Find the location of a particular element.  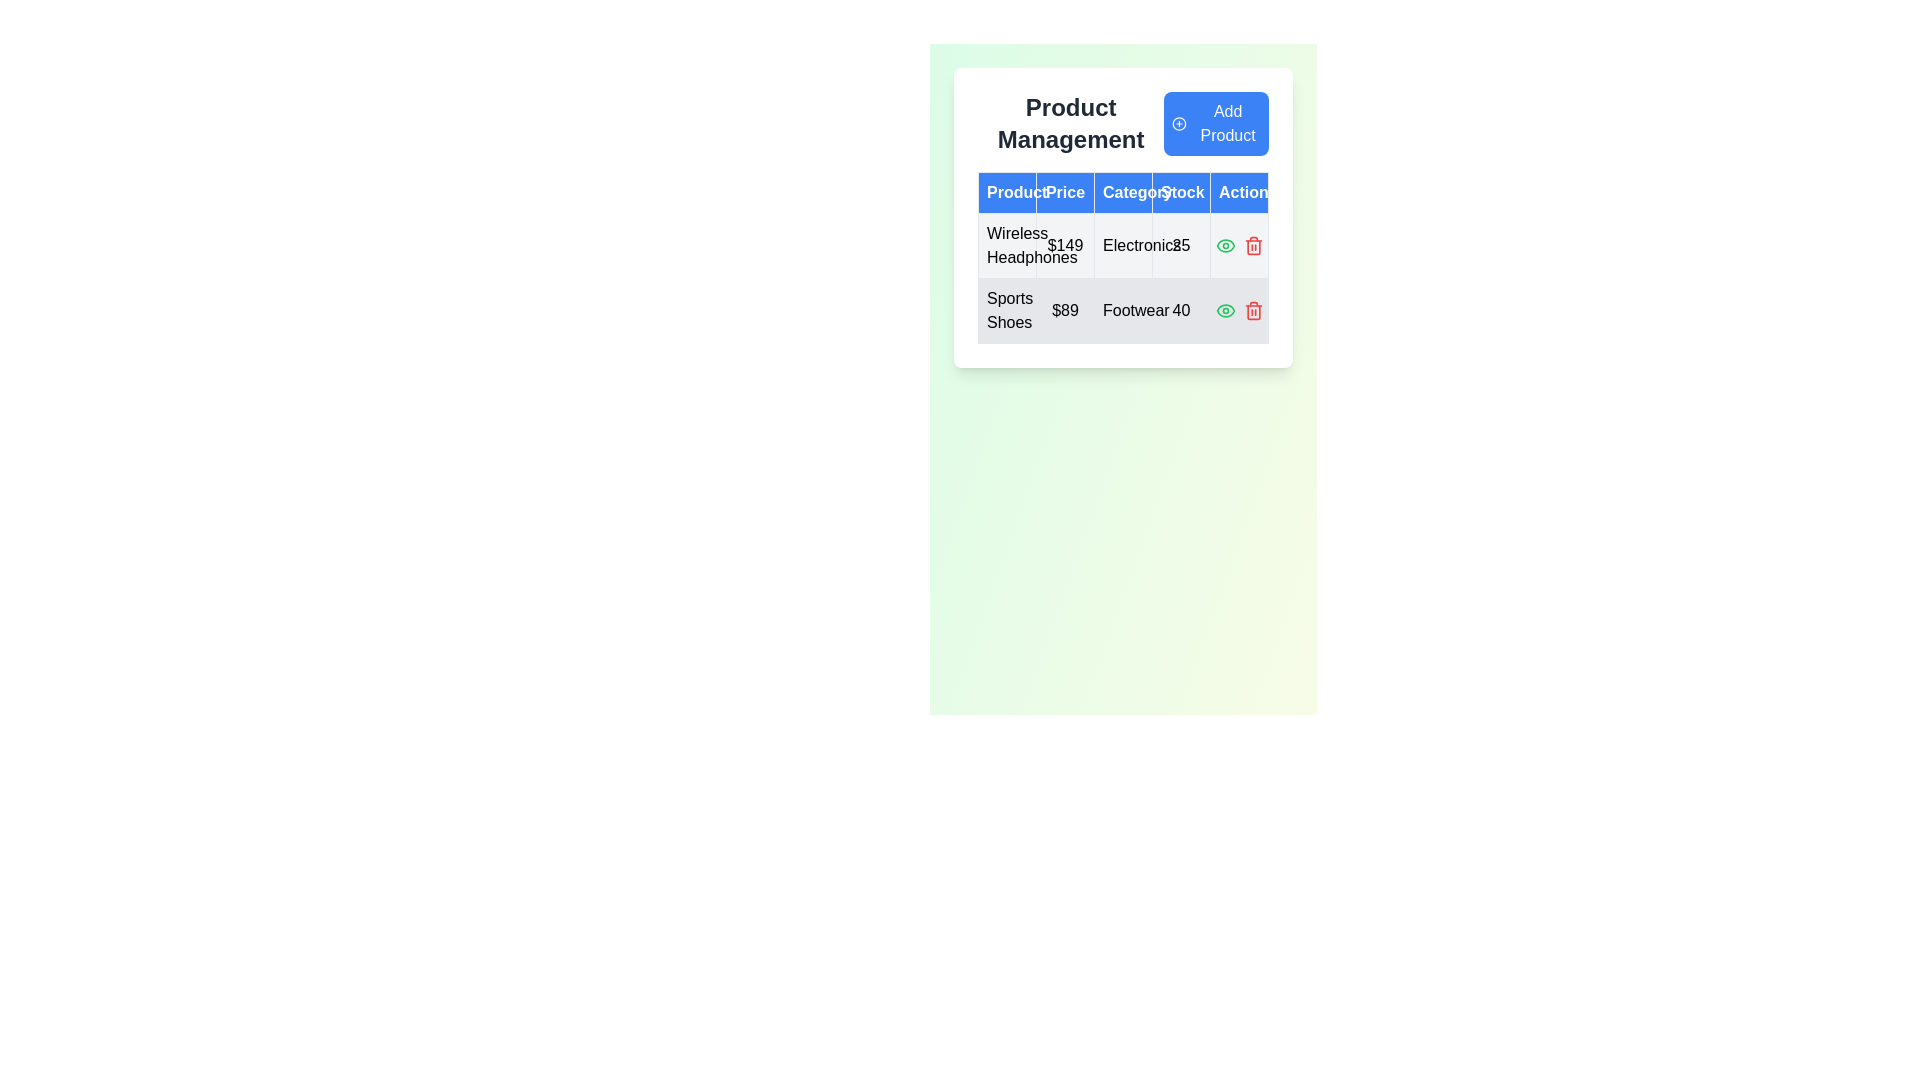

the table header cell labeled 'Category', which is a blue rectangular block with bold white text, positioned between the 'Price' and 'Stock' cells is located at coordinates (1123, 192).